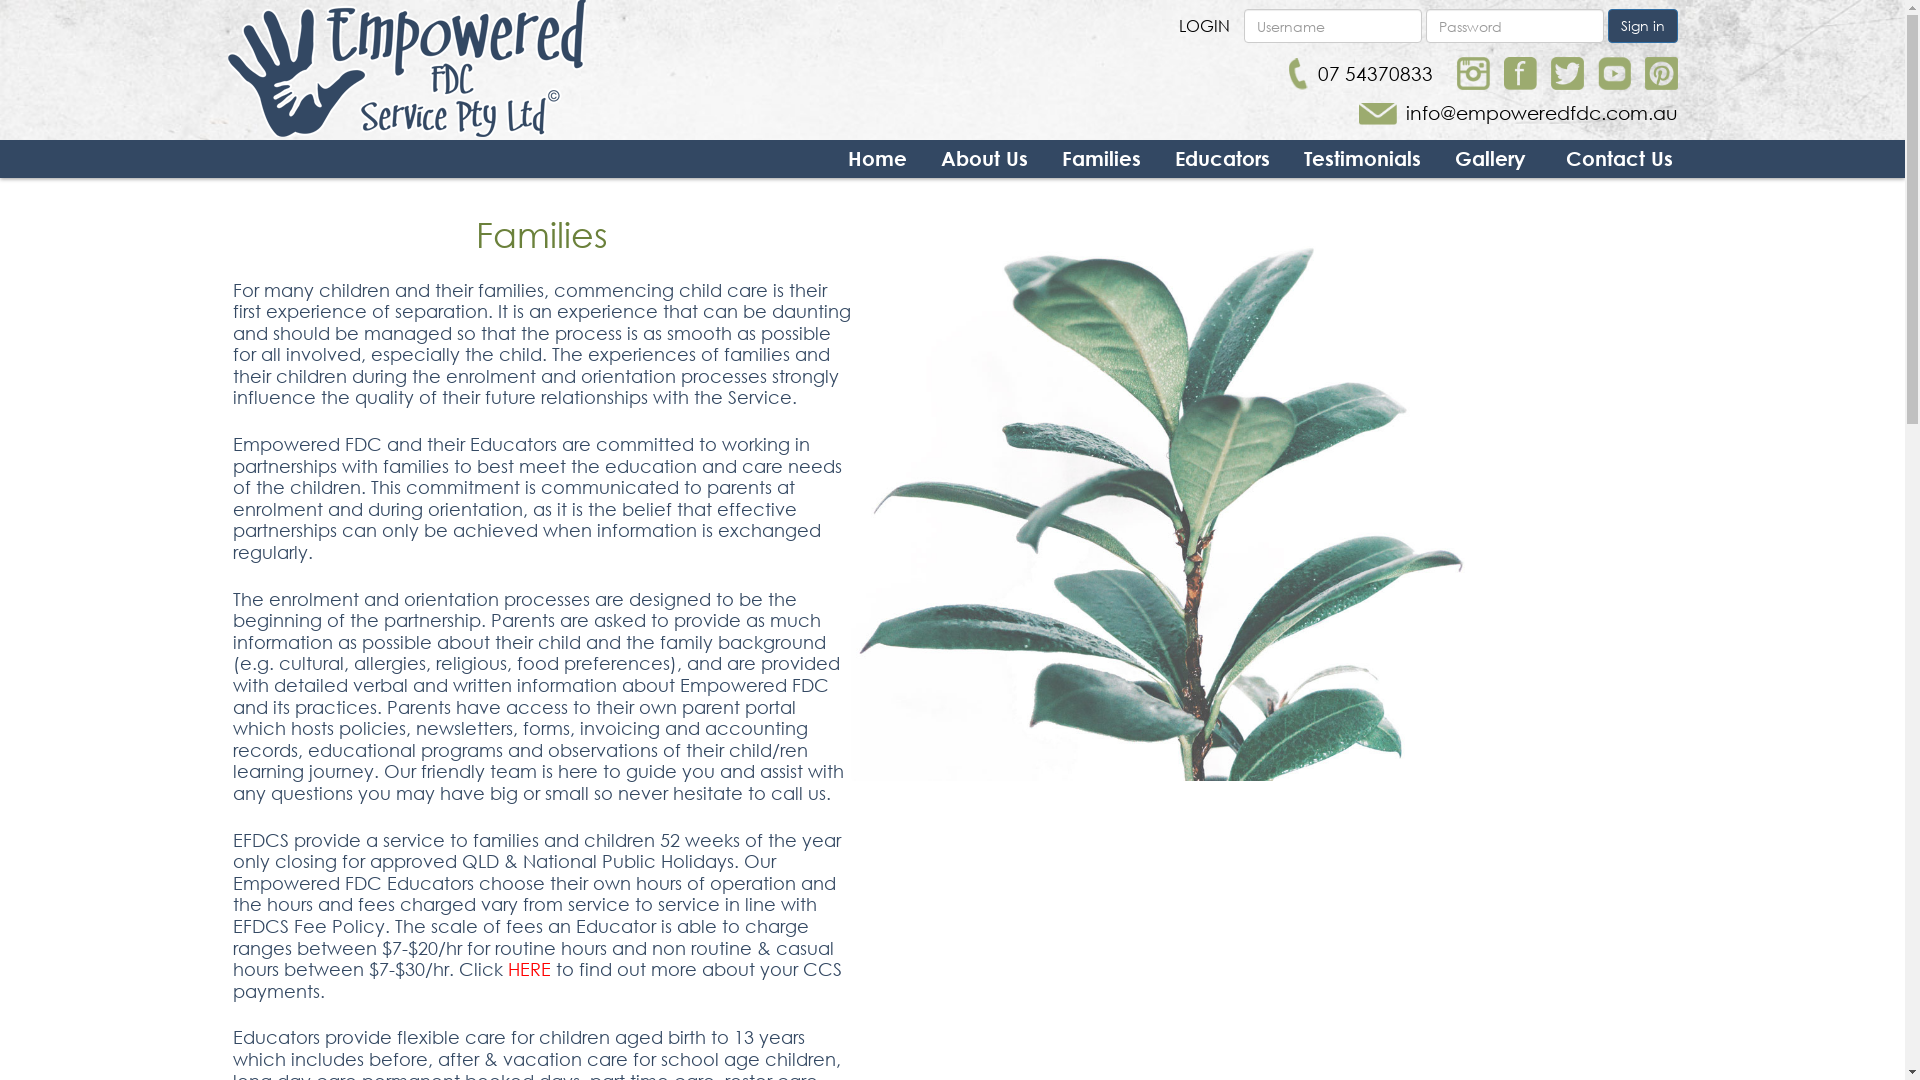 This screenshot has height=1080, width=1920. What do you see at coordinates (983, 157) in the screenshot?
I see `'About Us'` at bounding box center [983, 157].